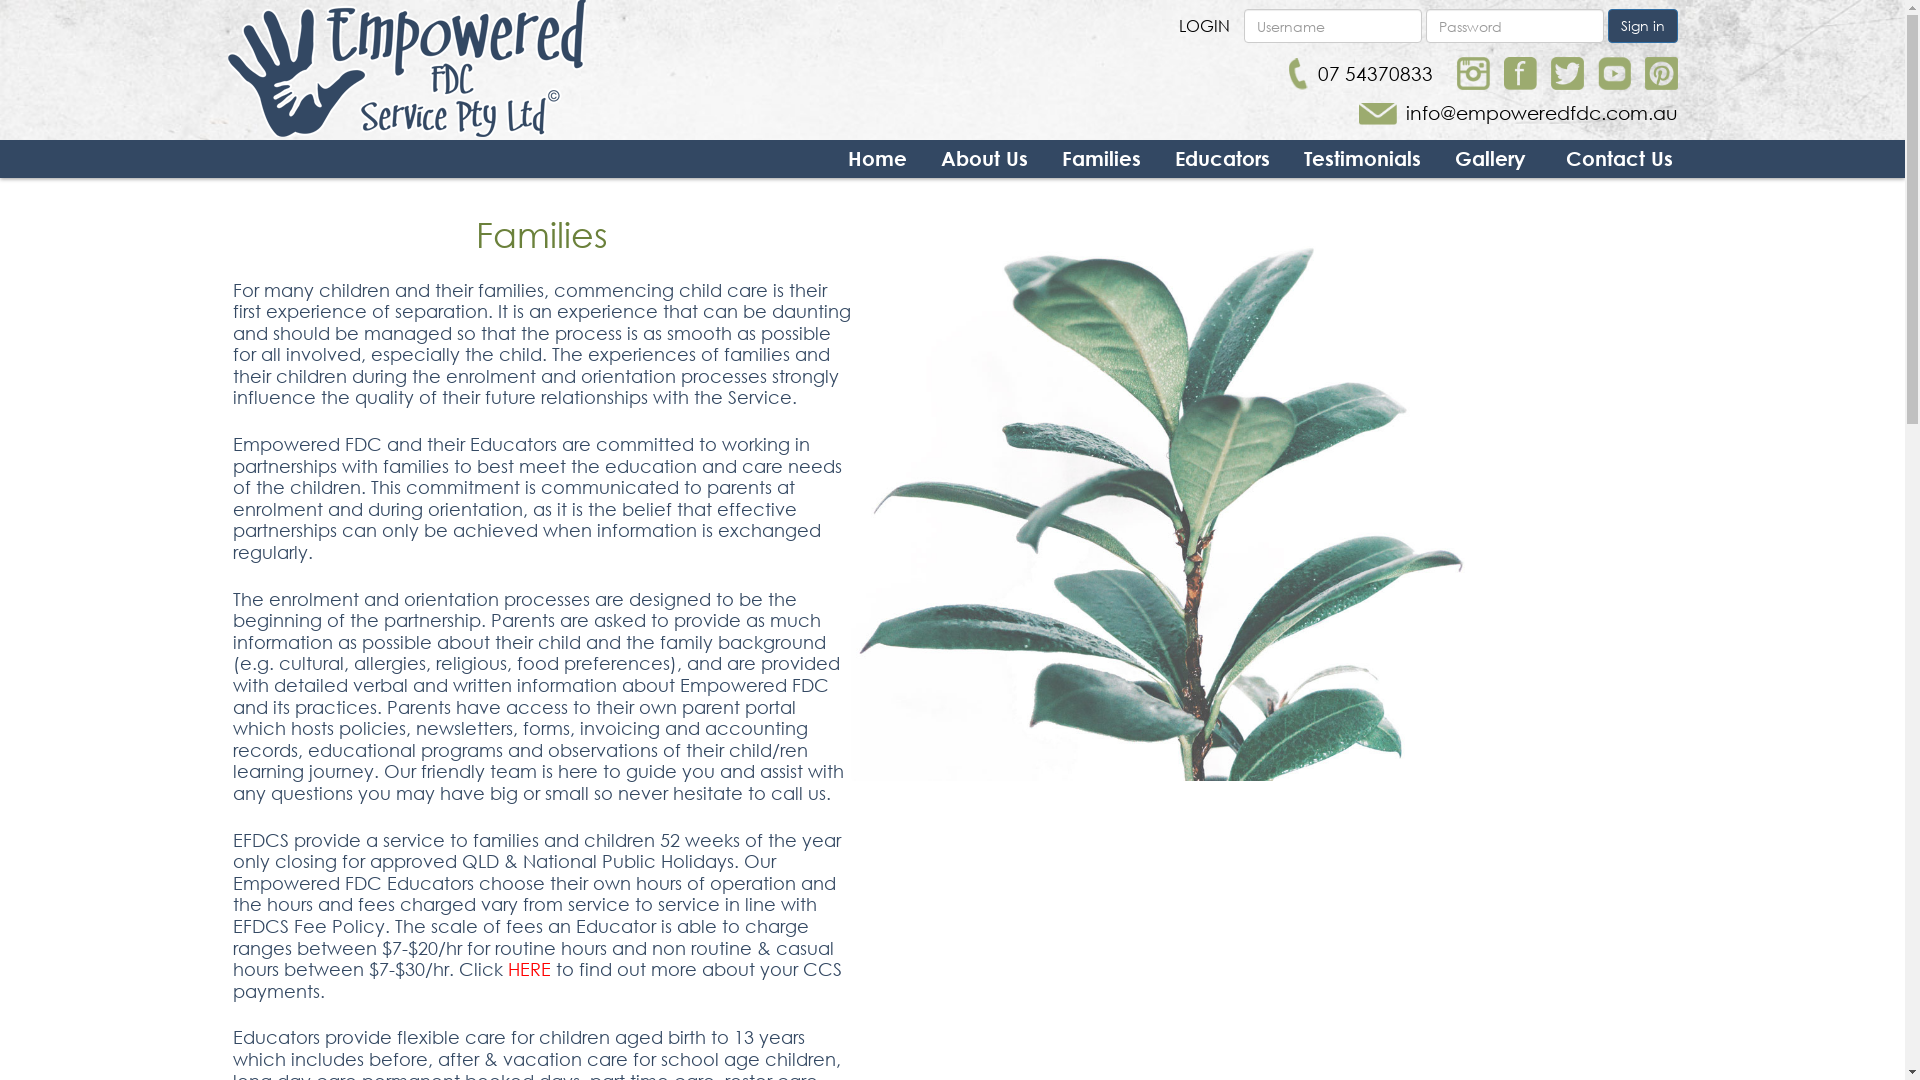 This screenshot has height=1080, width=1920. What do you see at coordinates (983, 157) in the screenshot?
I see `'About Us'` at bounding box center [983, 157].